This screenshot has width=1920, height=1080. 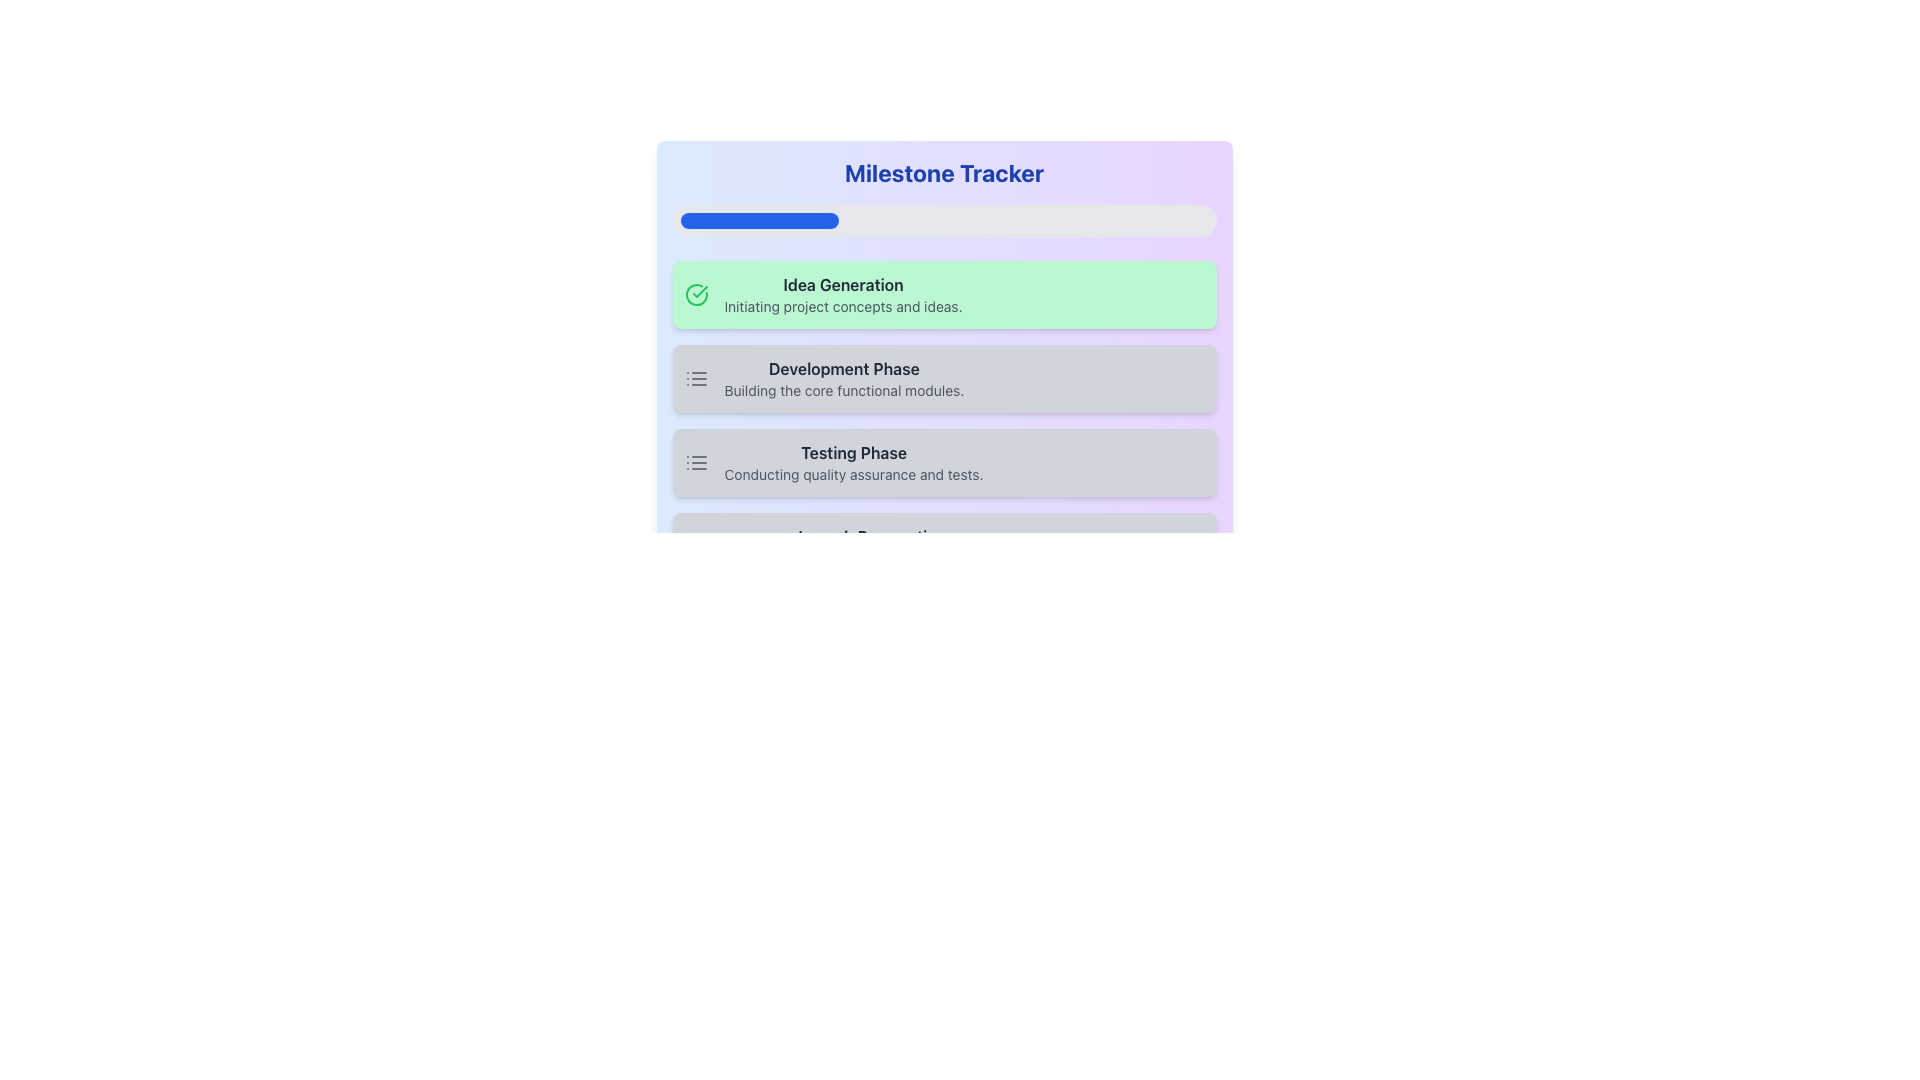 I want to click on the status indication by interacting with the checkmark icon located in the green-highlighted 'Idea Generation' task card, so click(x=700, y=292).